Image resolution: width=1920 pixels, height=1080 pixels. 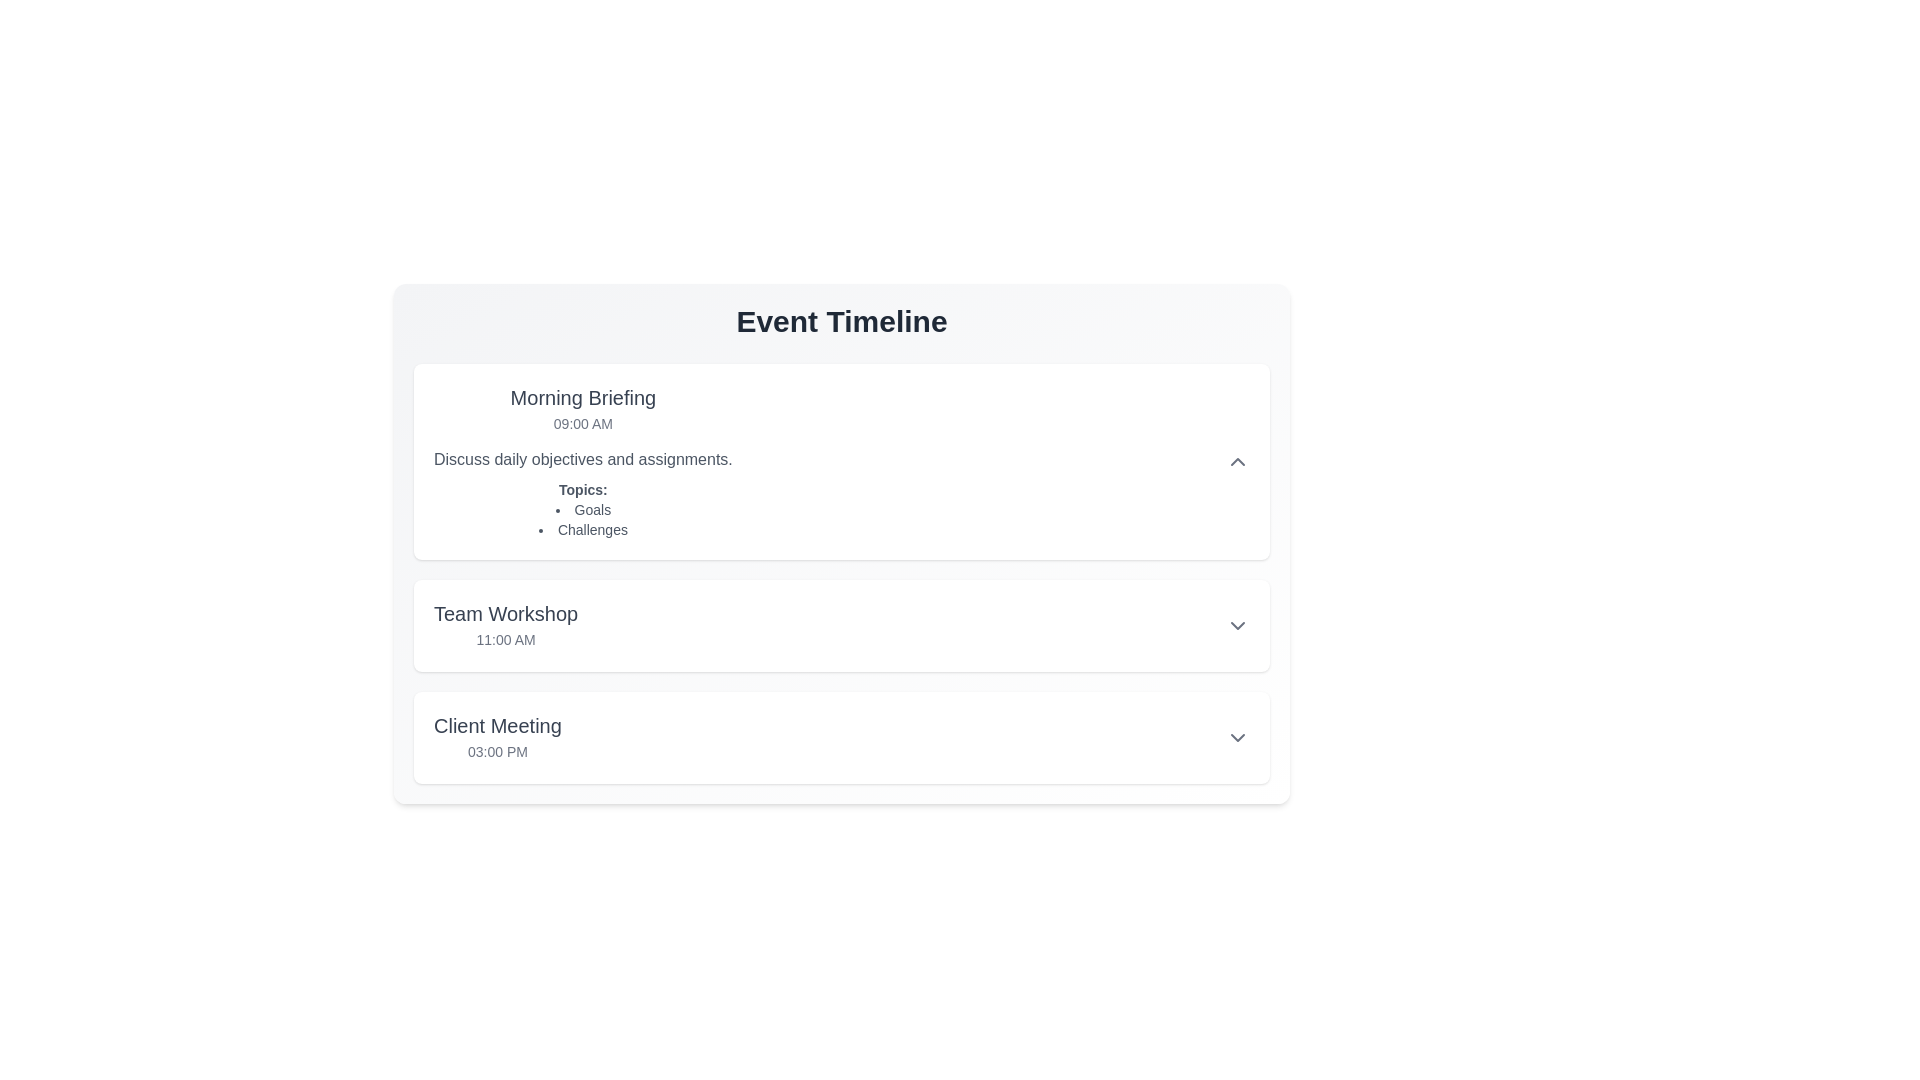 I want to click on text from the unordered list containing 'Goals' and 'Challenges' styled in gray text, located beneath the heading 'Topics:' in the 'Morning Briefing' card, so click(x=582, y=519).